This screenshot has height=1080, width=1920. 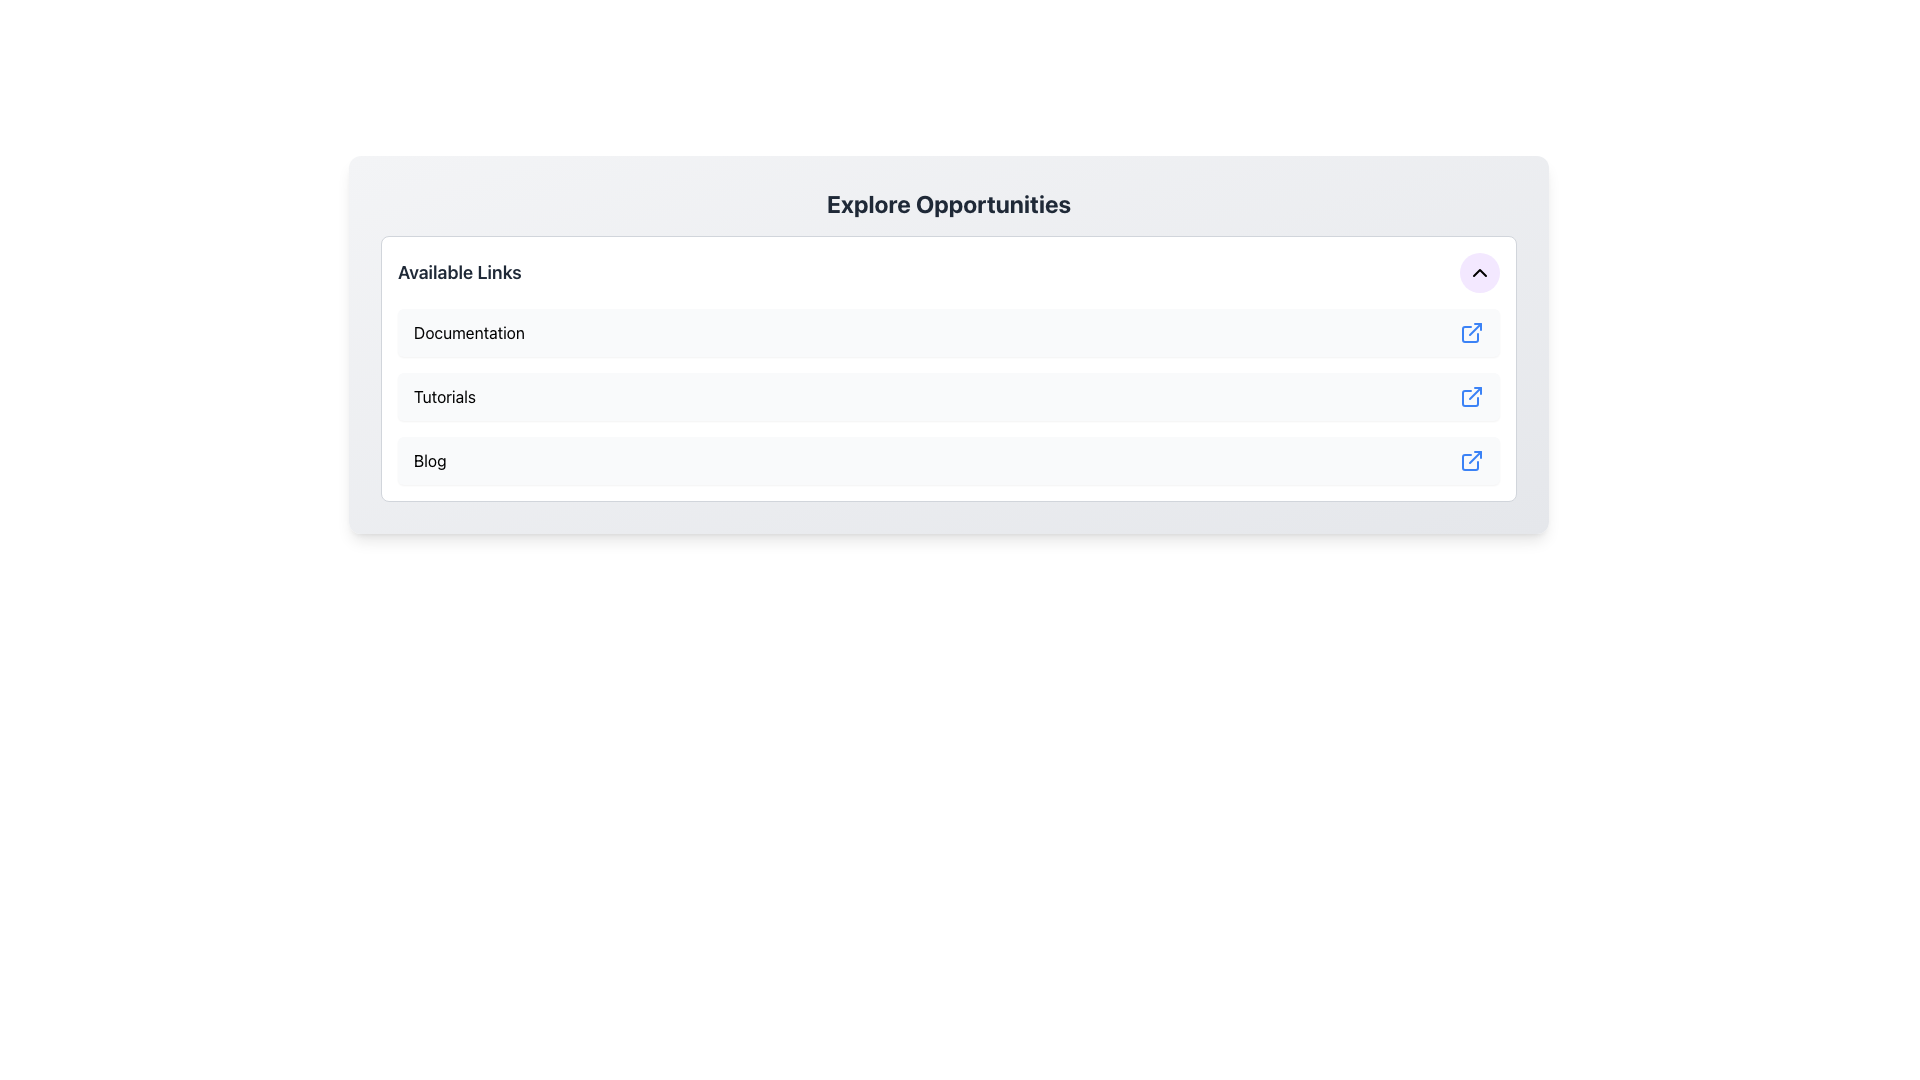 I want to click on the external link icon in the 'Blog' row, so click(x=1472, y=461).